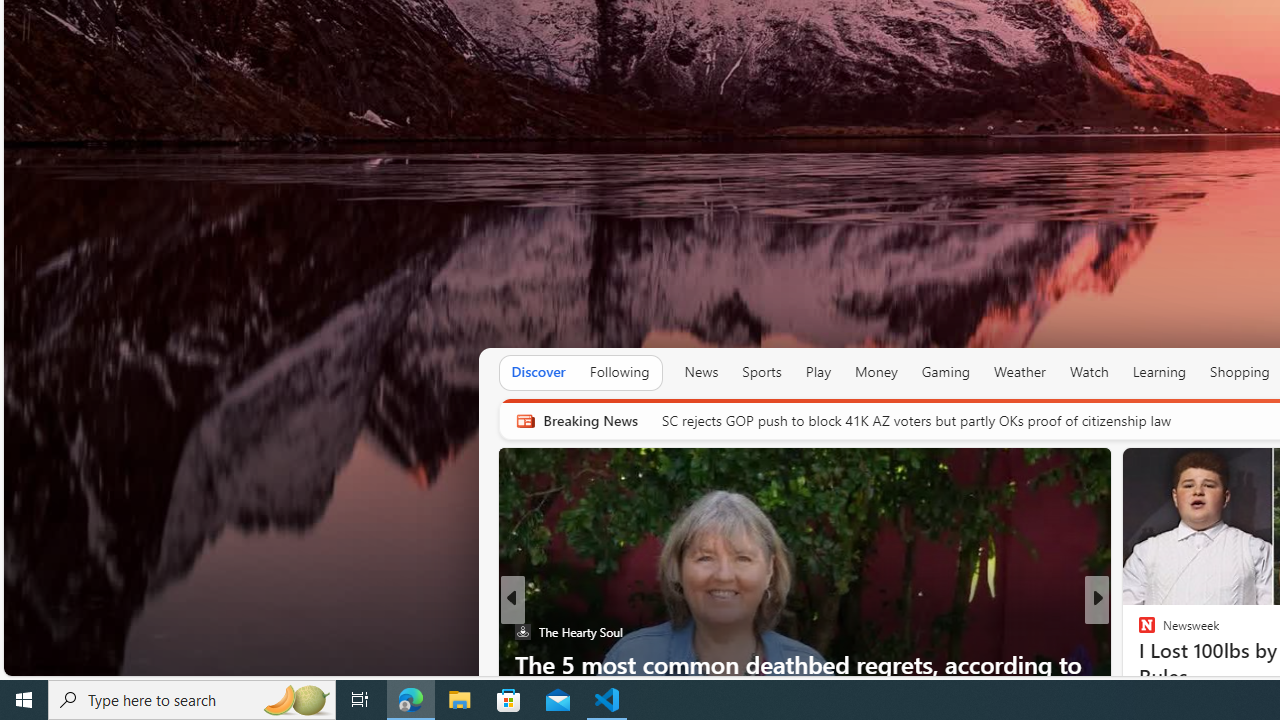 This screenshot has width=1280, height=720. What do you see at coordinates (1138, 632) in the screenshot?
I see `'XDA Developers'` at bounding box center [1138, 632].